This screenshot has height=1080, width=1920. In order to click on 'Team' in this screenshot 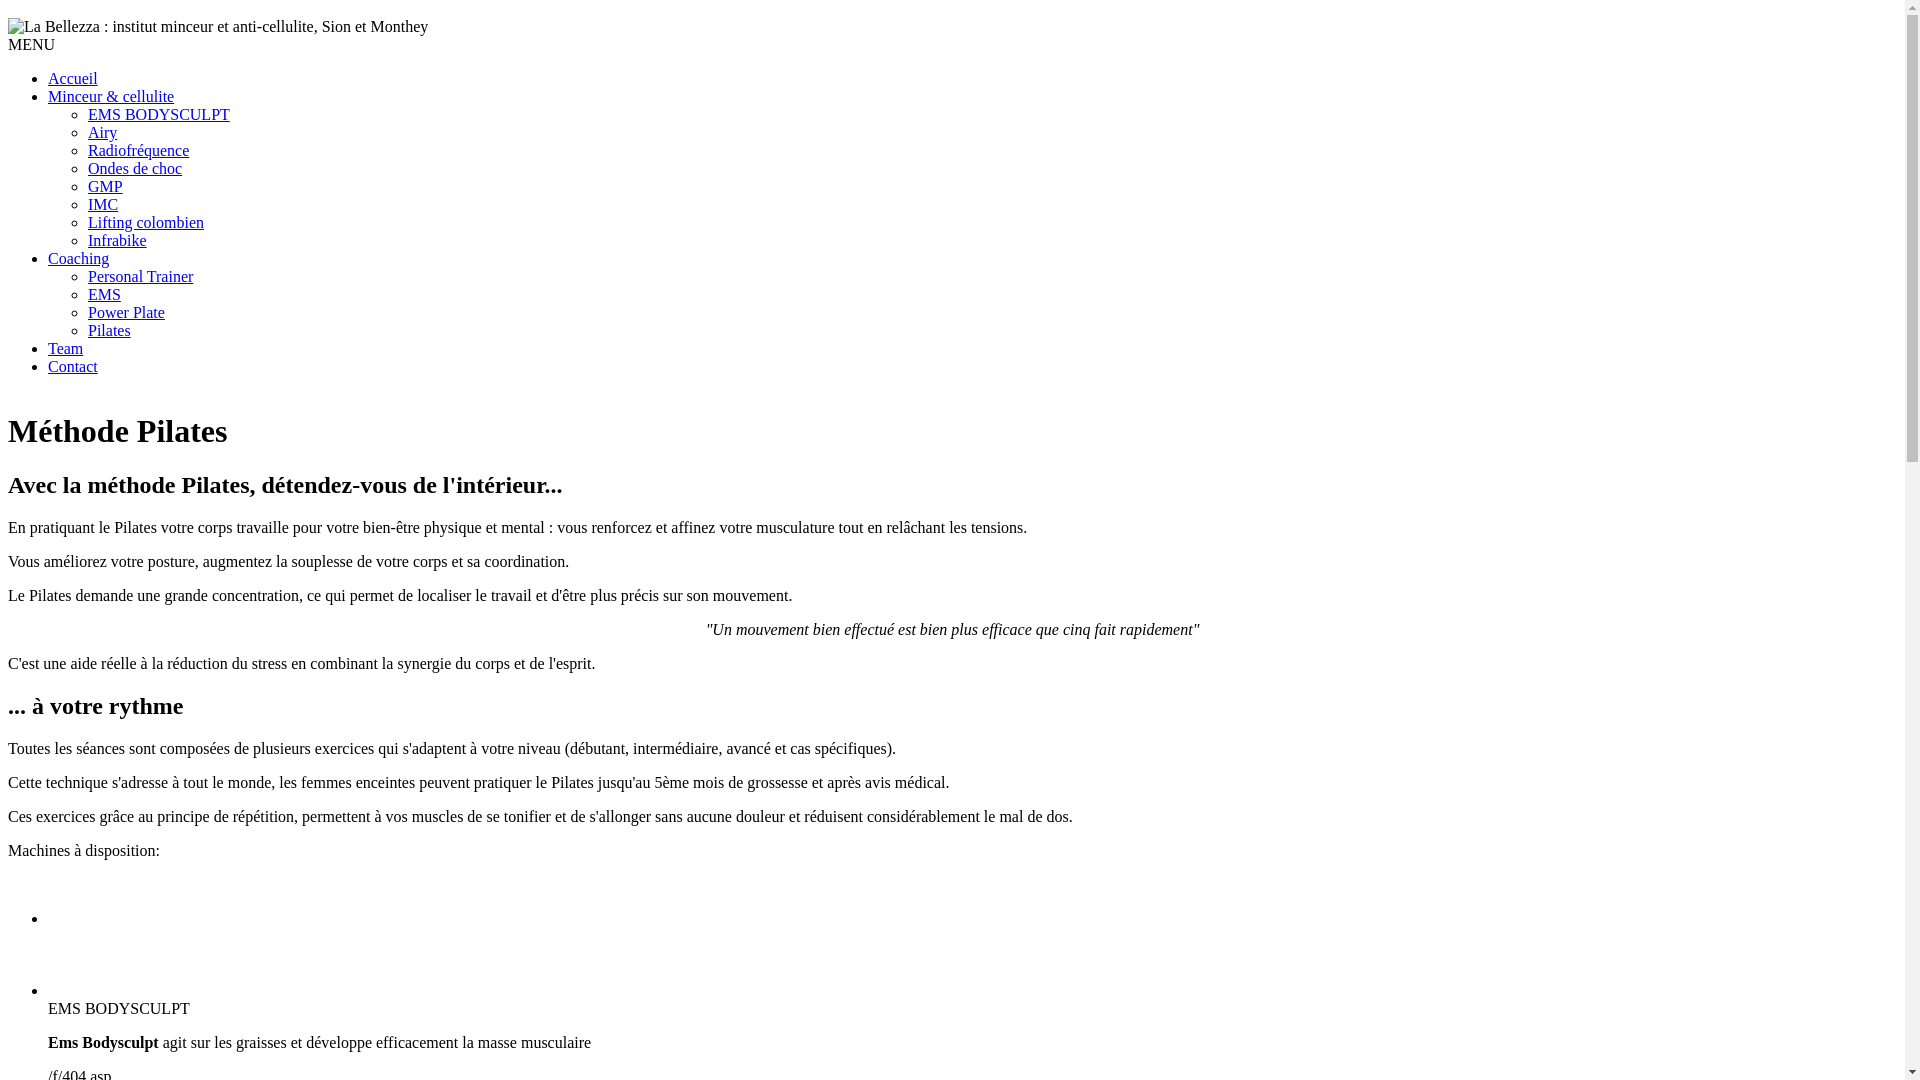, I will do `click(65, 347)`.